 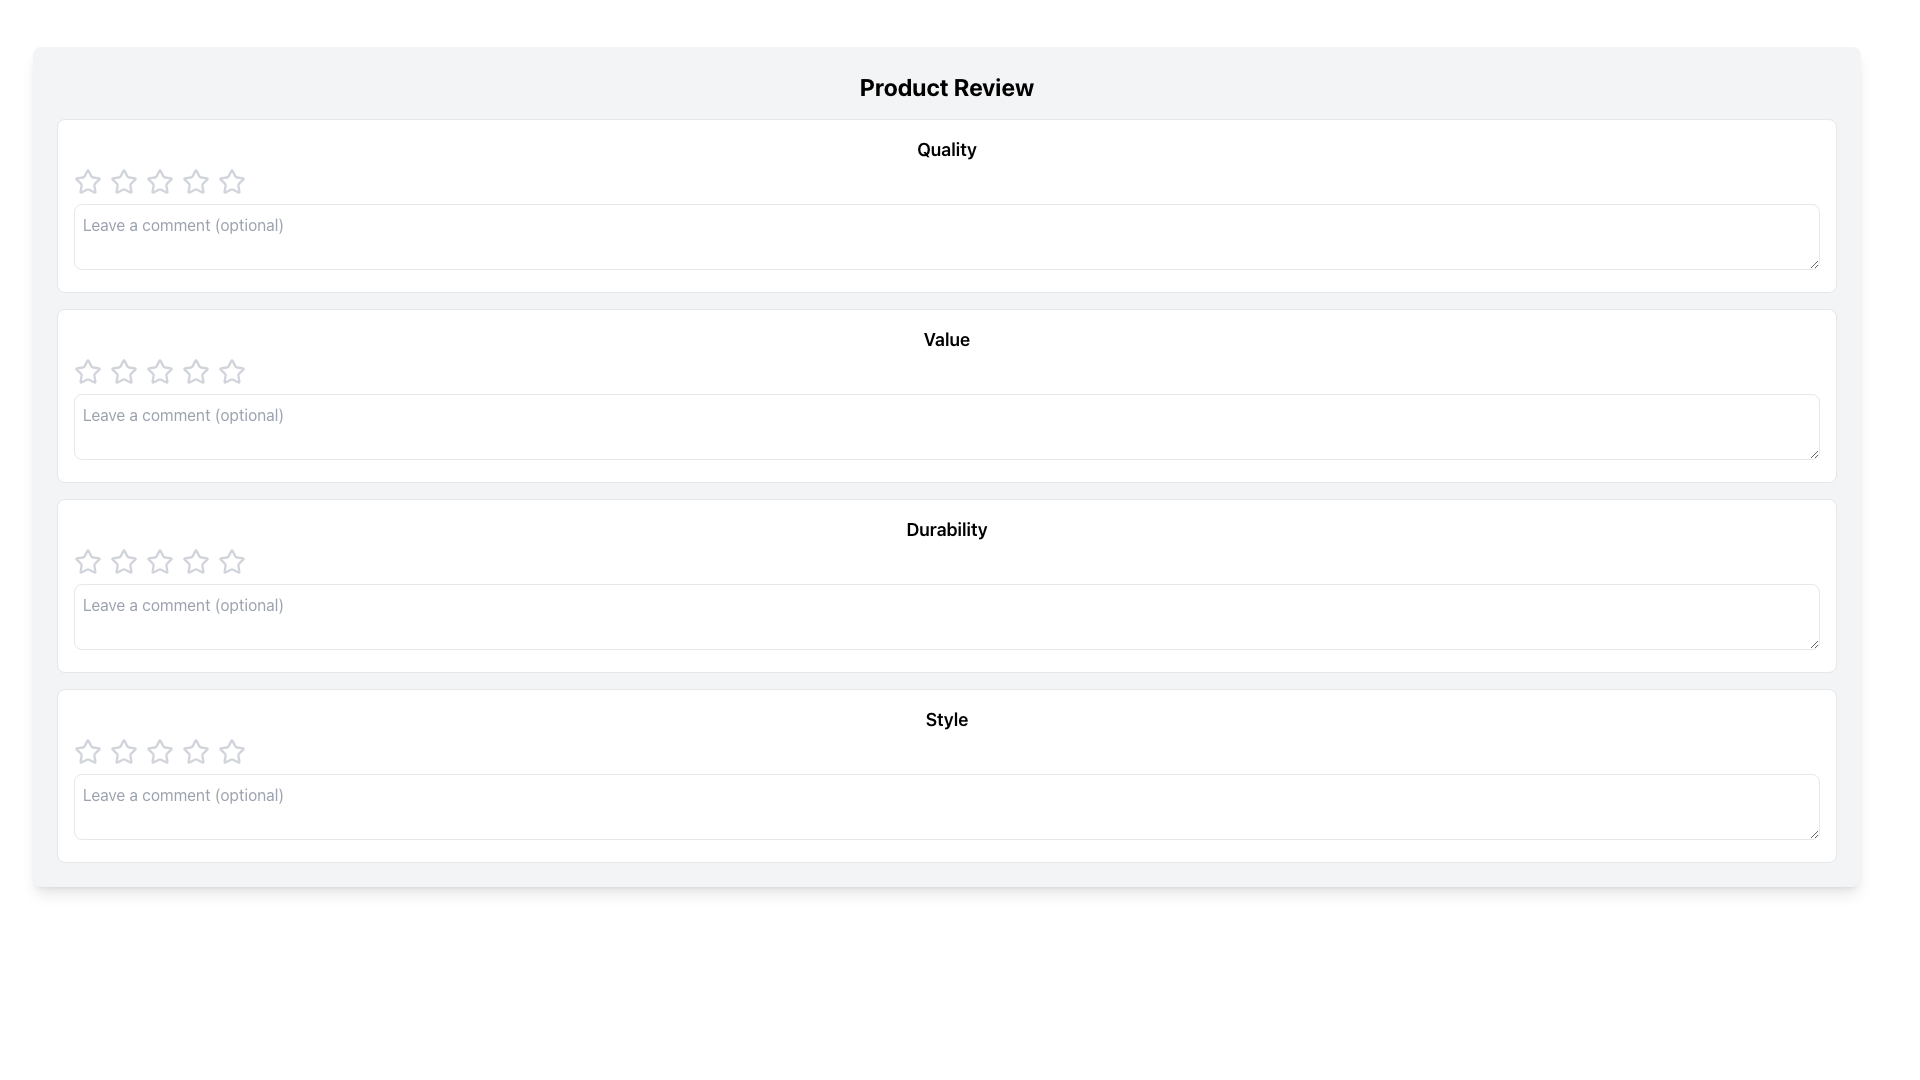 I want to click on individual stars in the star rating control located in the 'Style' section of the review form to rate, so click(x=945, y=752).